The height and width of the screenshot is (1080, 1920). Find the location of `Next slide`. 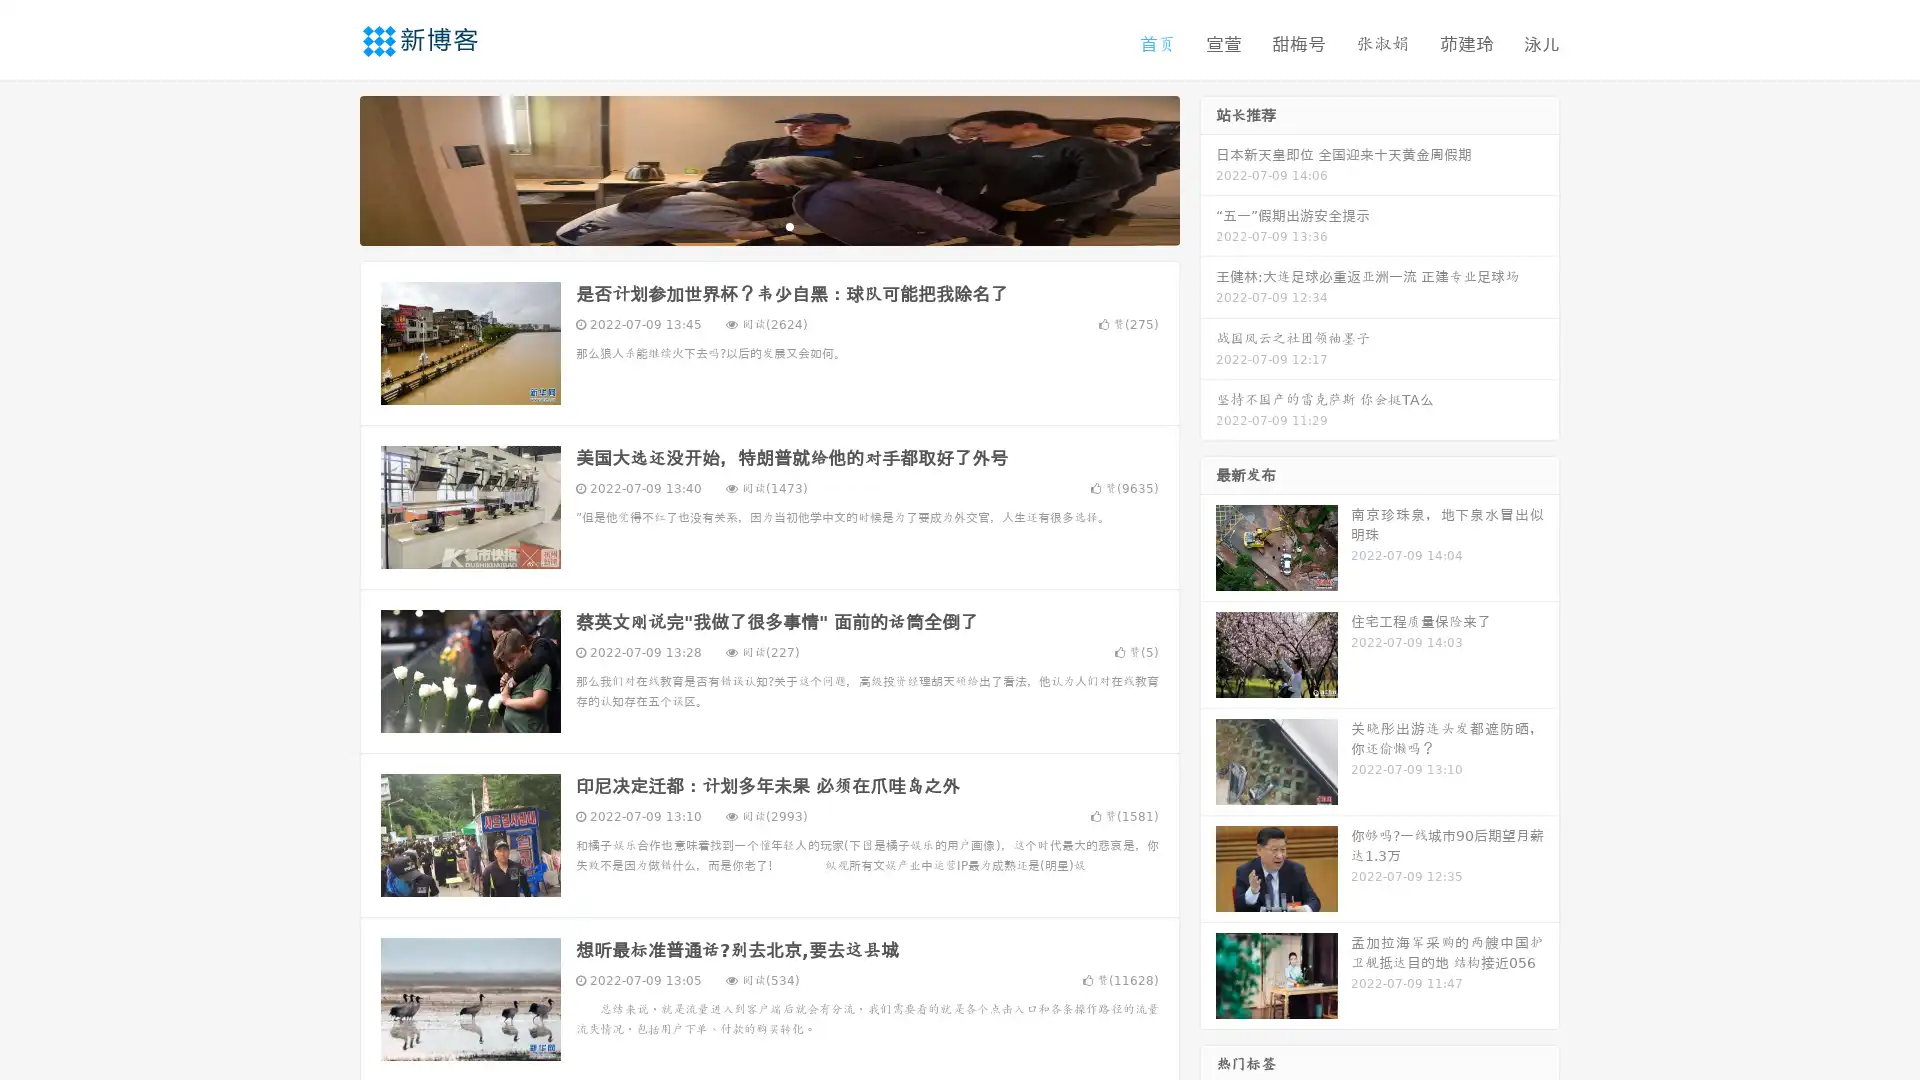

Next slide is located at coordinates (1208, 168).